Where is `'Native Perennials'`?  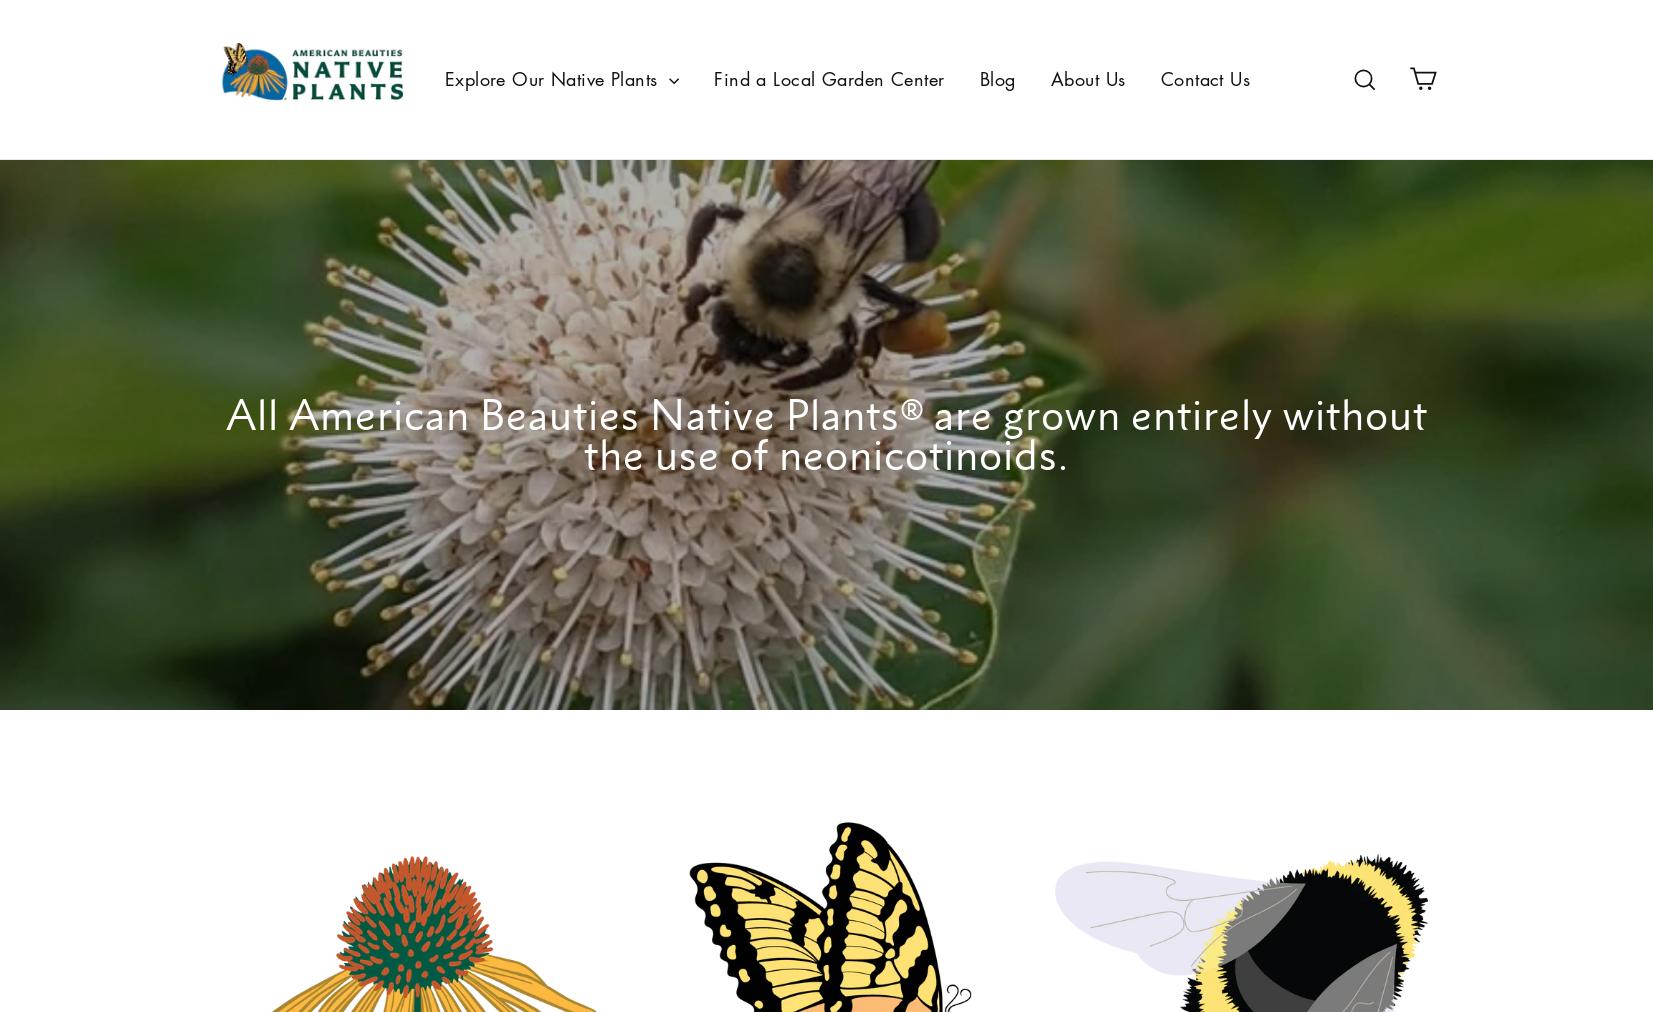 'Native Perennials' is located at coordinates (515, 214).